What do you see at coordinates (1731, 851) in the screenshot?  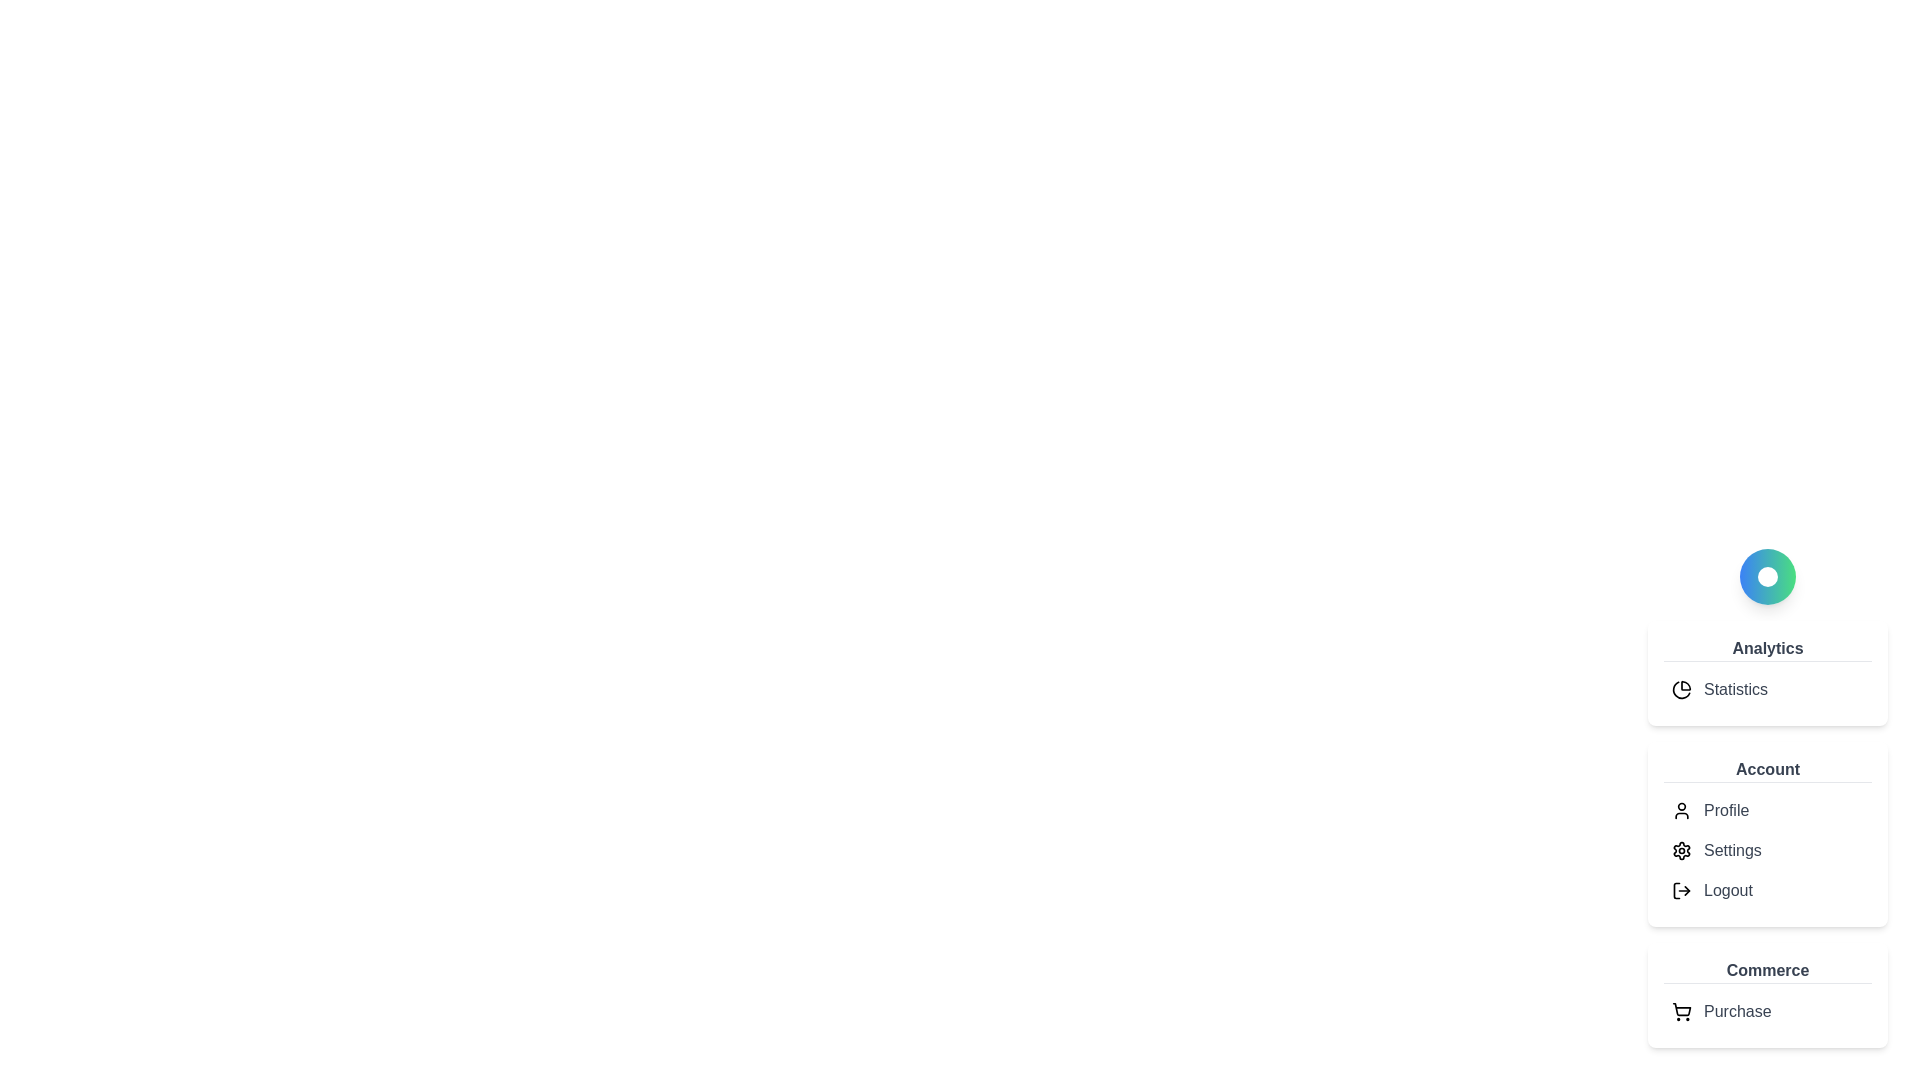 I see `the 'Settings' option under the 'Account' category` at bounding box center [1731, 851].